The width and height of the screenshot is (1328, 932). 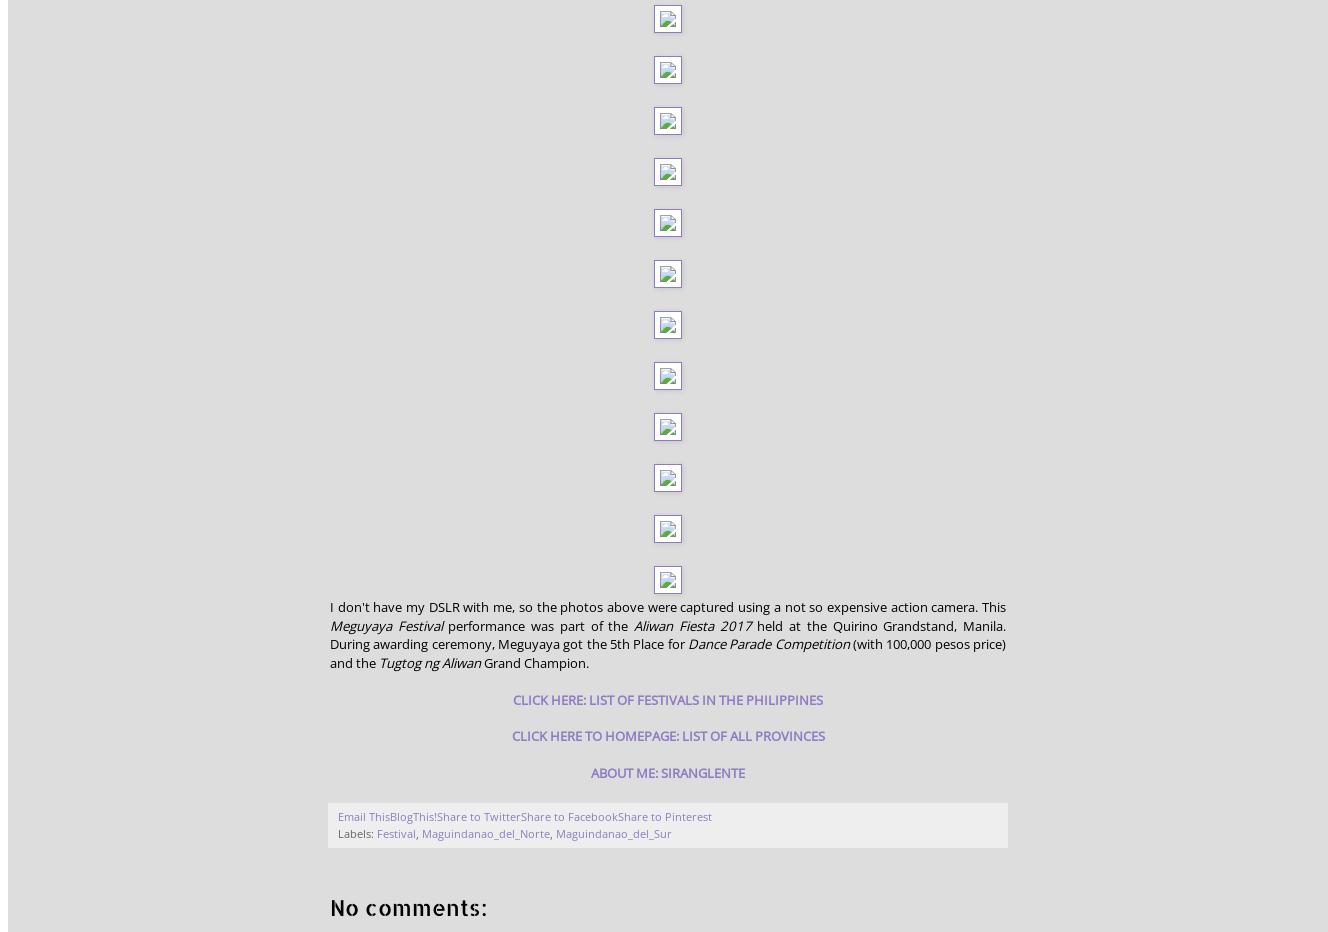 I want to click on 'Labels:', so click(x=356, y=832).